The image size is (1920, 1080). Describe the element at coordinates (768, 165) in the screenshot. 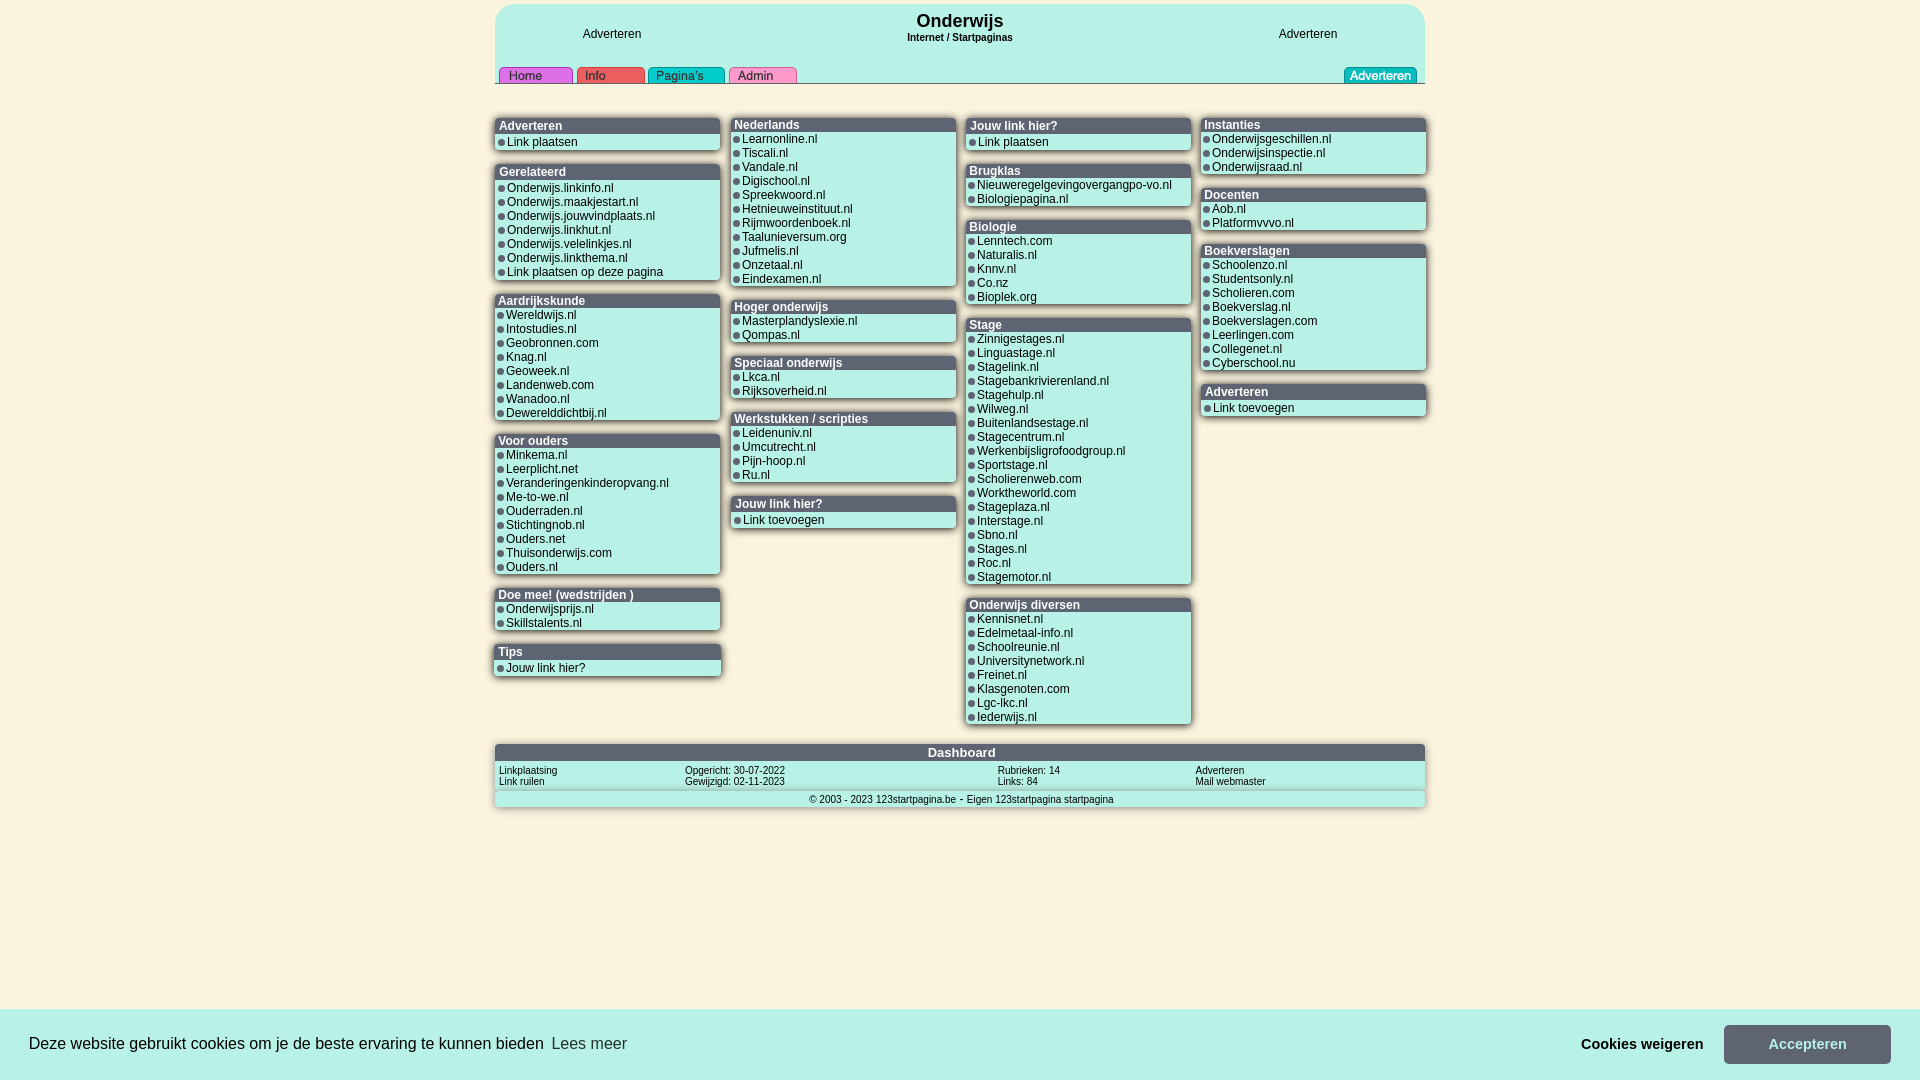

I see `'Vandale.nl'` at that location.